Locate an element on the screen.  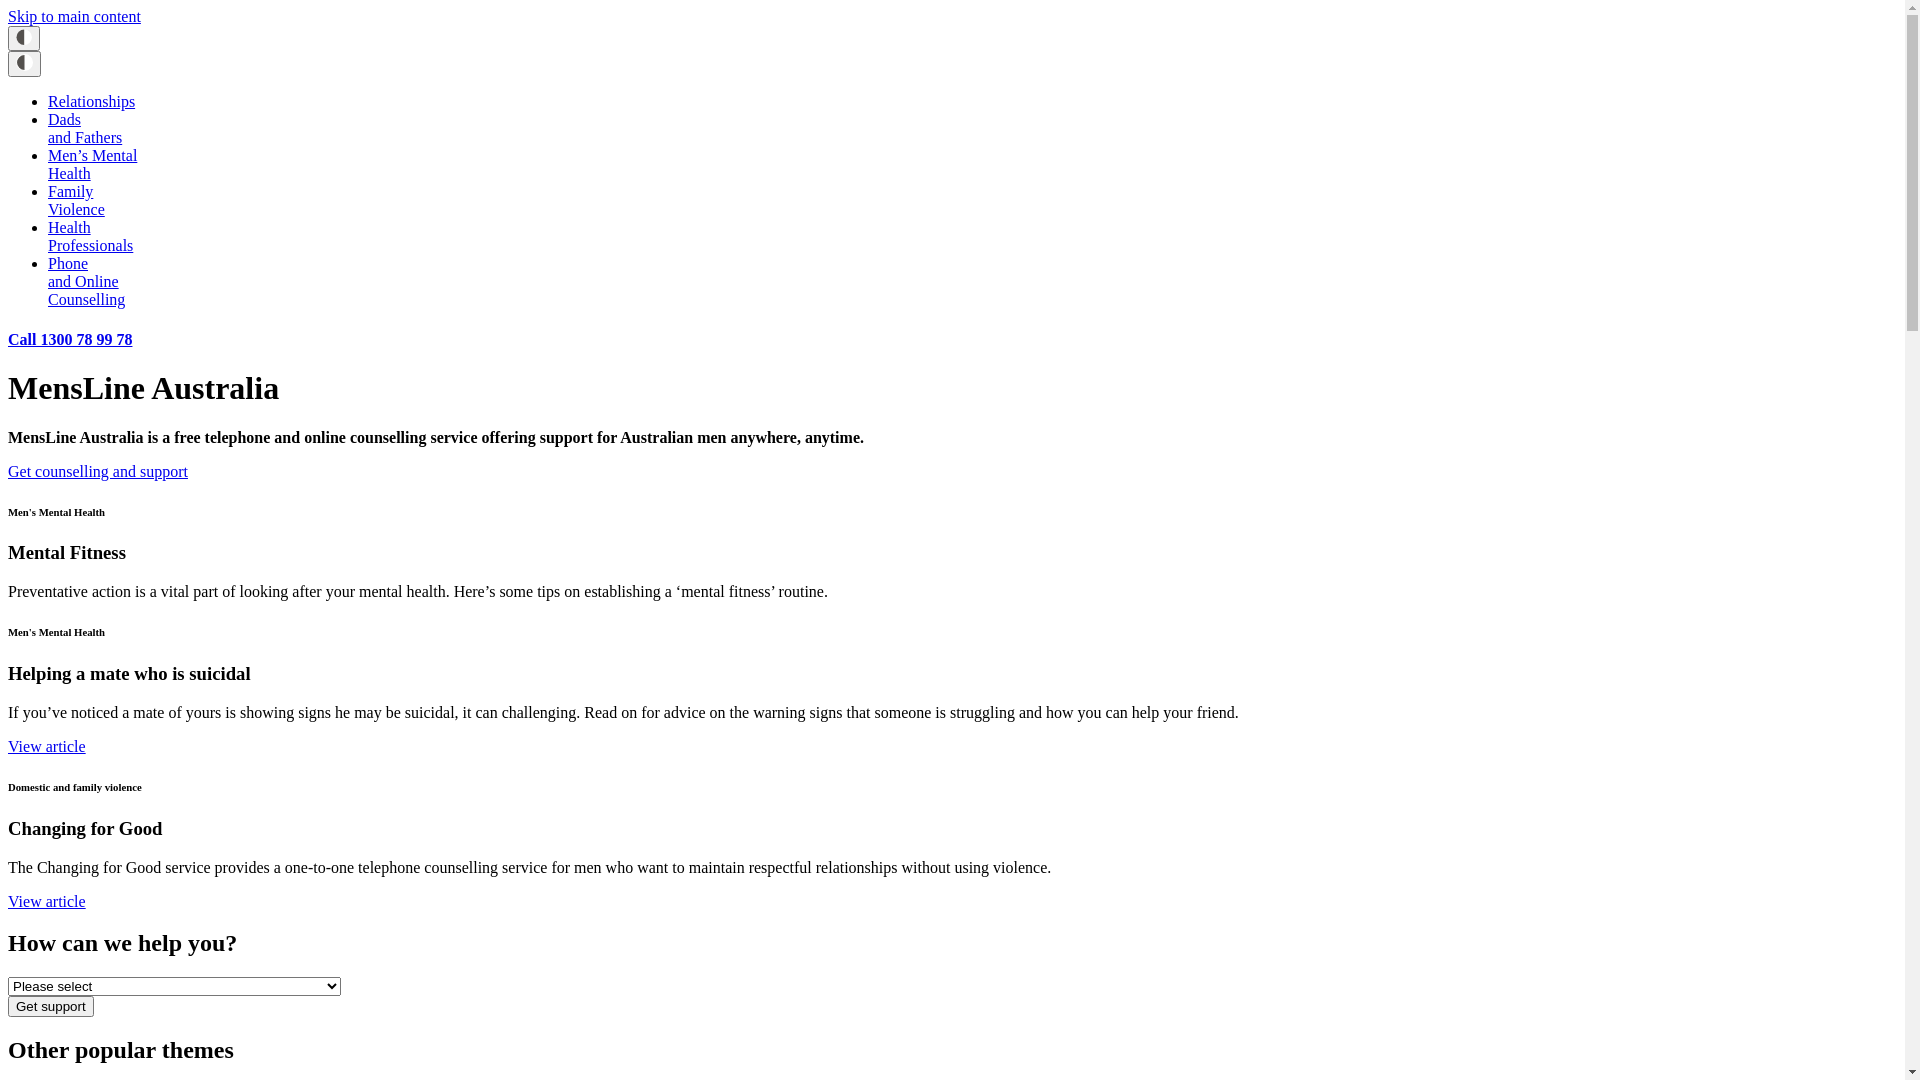
'Get counselling and support' is located at coordinates (96, 471).